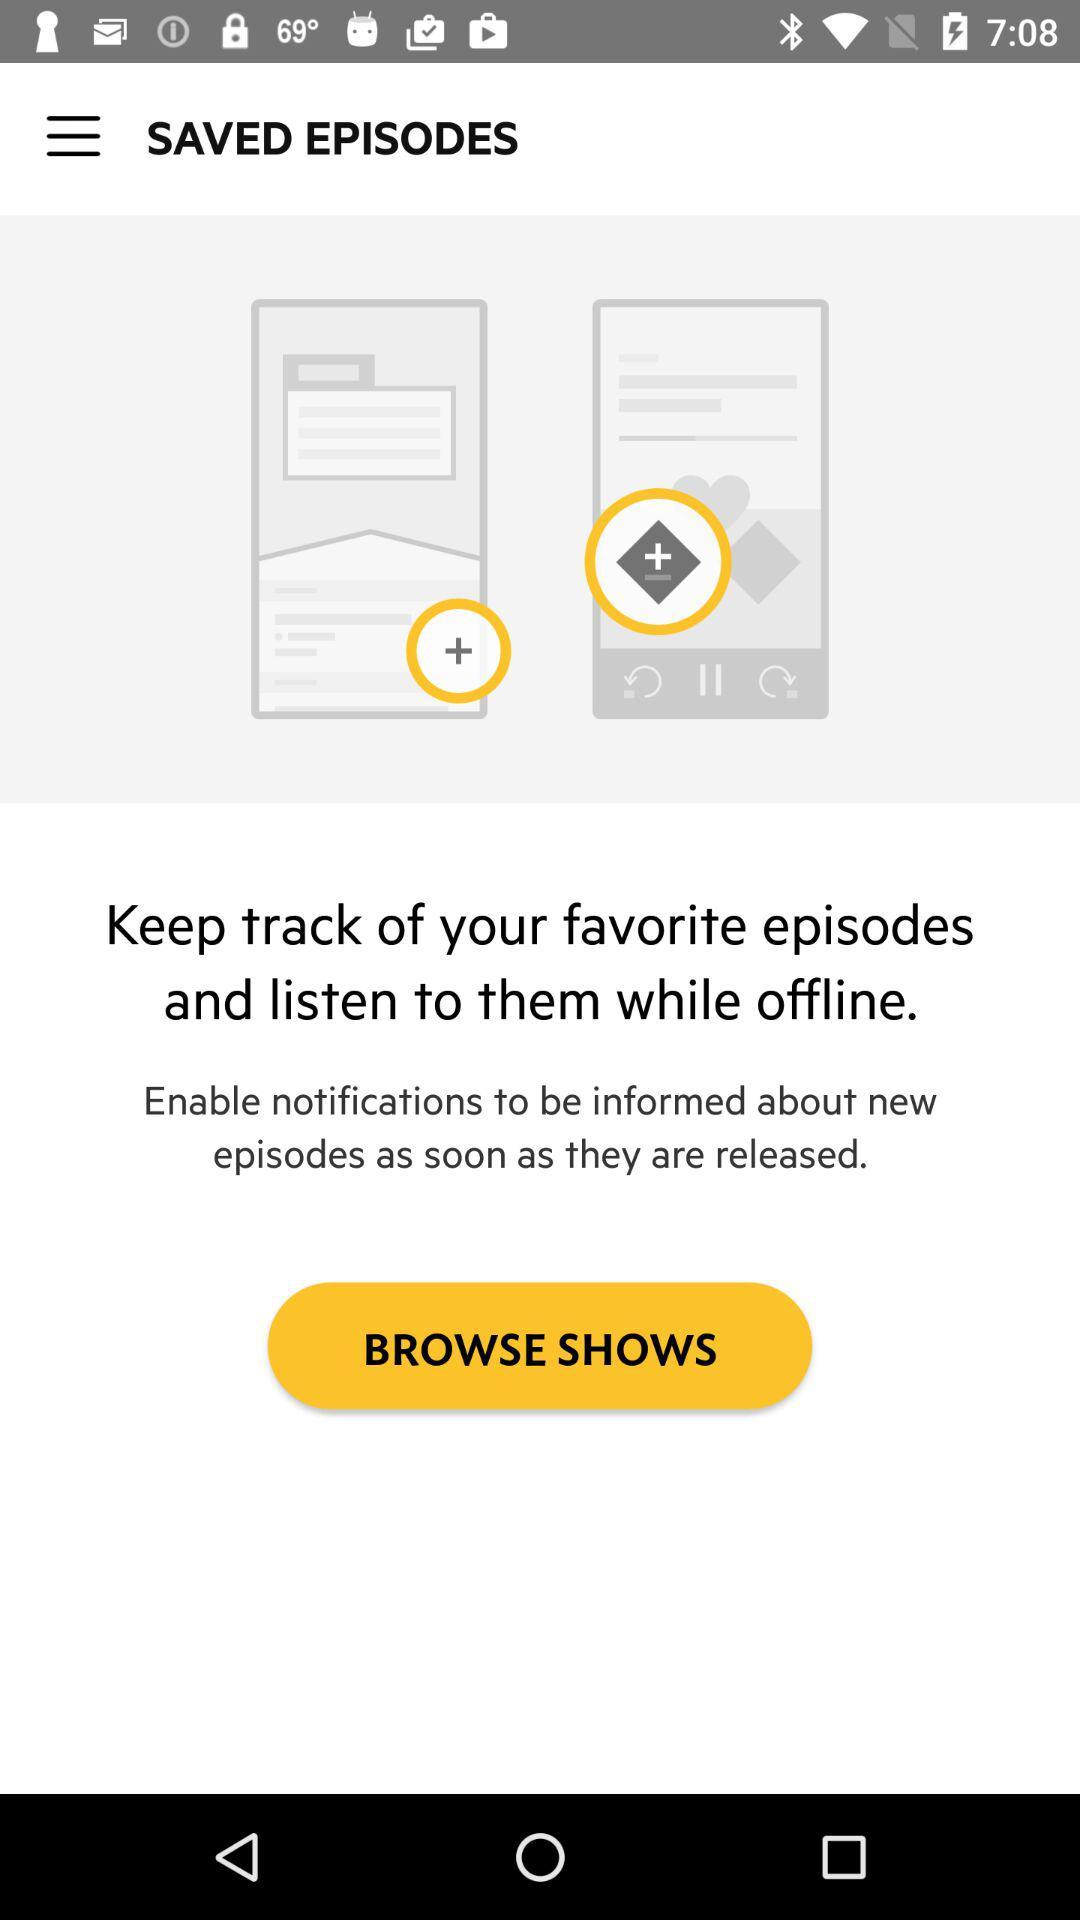 Image resolution: width=1080 pixels, height=1920 pixels. I want to click on browse shows icon, so click(540, 1345).